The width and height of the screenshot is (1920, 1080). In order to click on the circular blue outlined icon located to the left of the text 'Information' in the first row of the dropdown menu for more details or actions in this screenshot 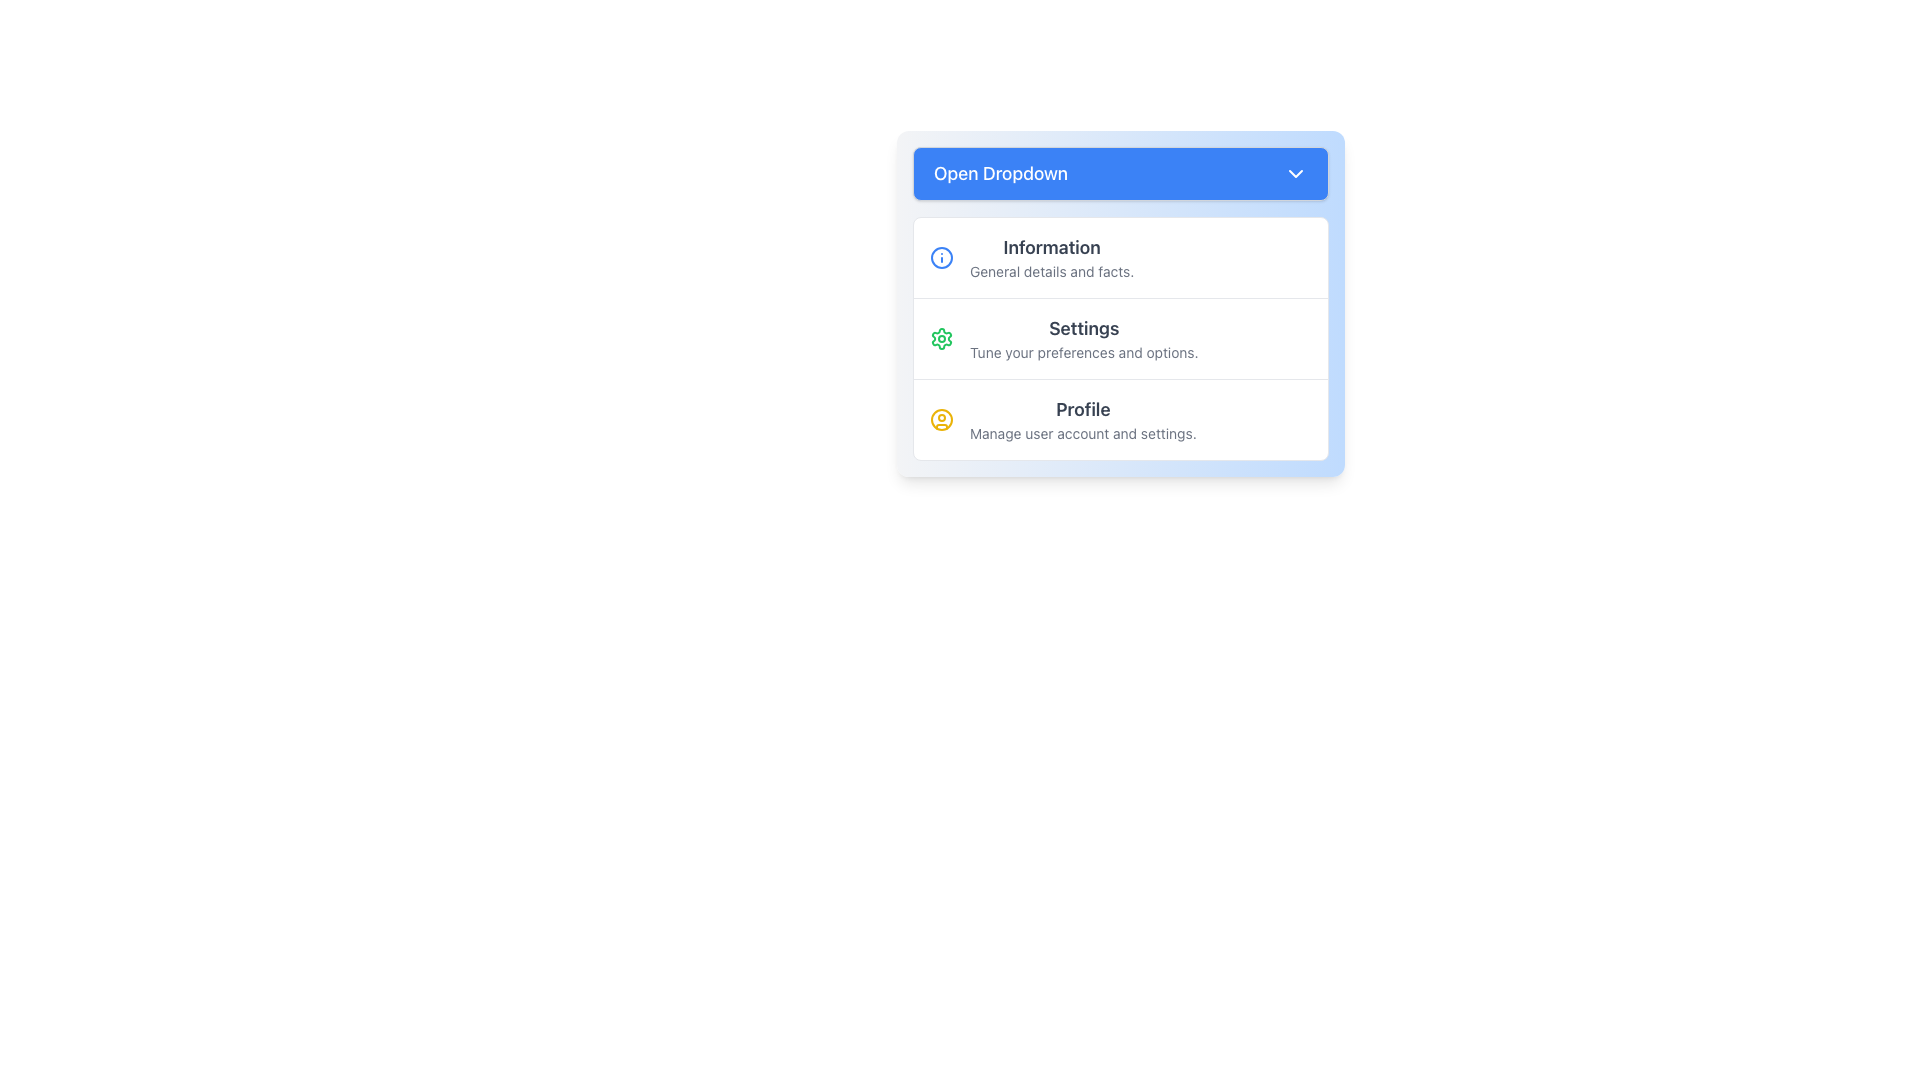, I will do `click(940, 257)`.